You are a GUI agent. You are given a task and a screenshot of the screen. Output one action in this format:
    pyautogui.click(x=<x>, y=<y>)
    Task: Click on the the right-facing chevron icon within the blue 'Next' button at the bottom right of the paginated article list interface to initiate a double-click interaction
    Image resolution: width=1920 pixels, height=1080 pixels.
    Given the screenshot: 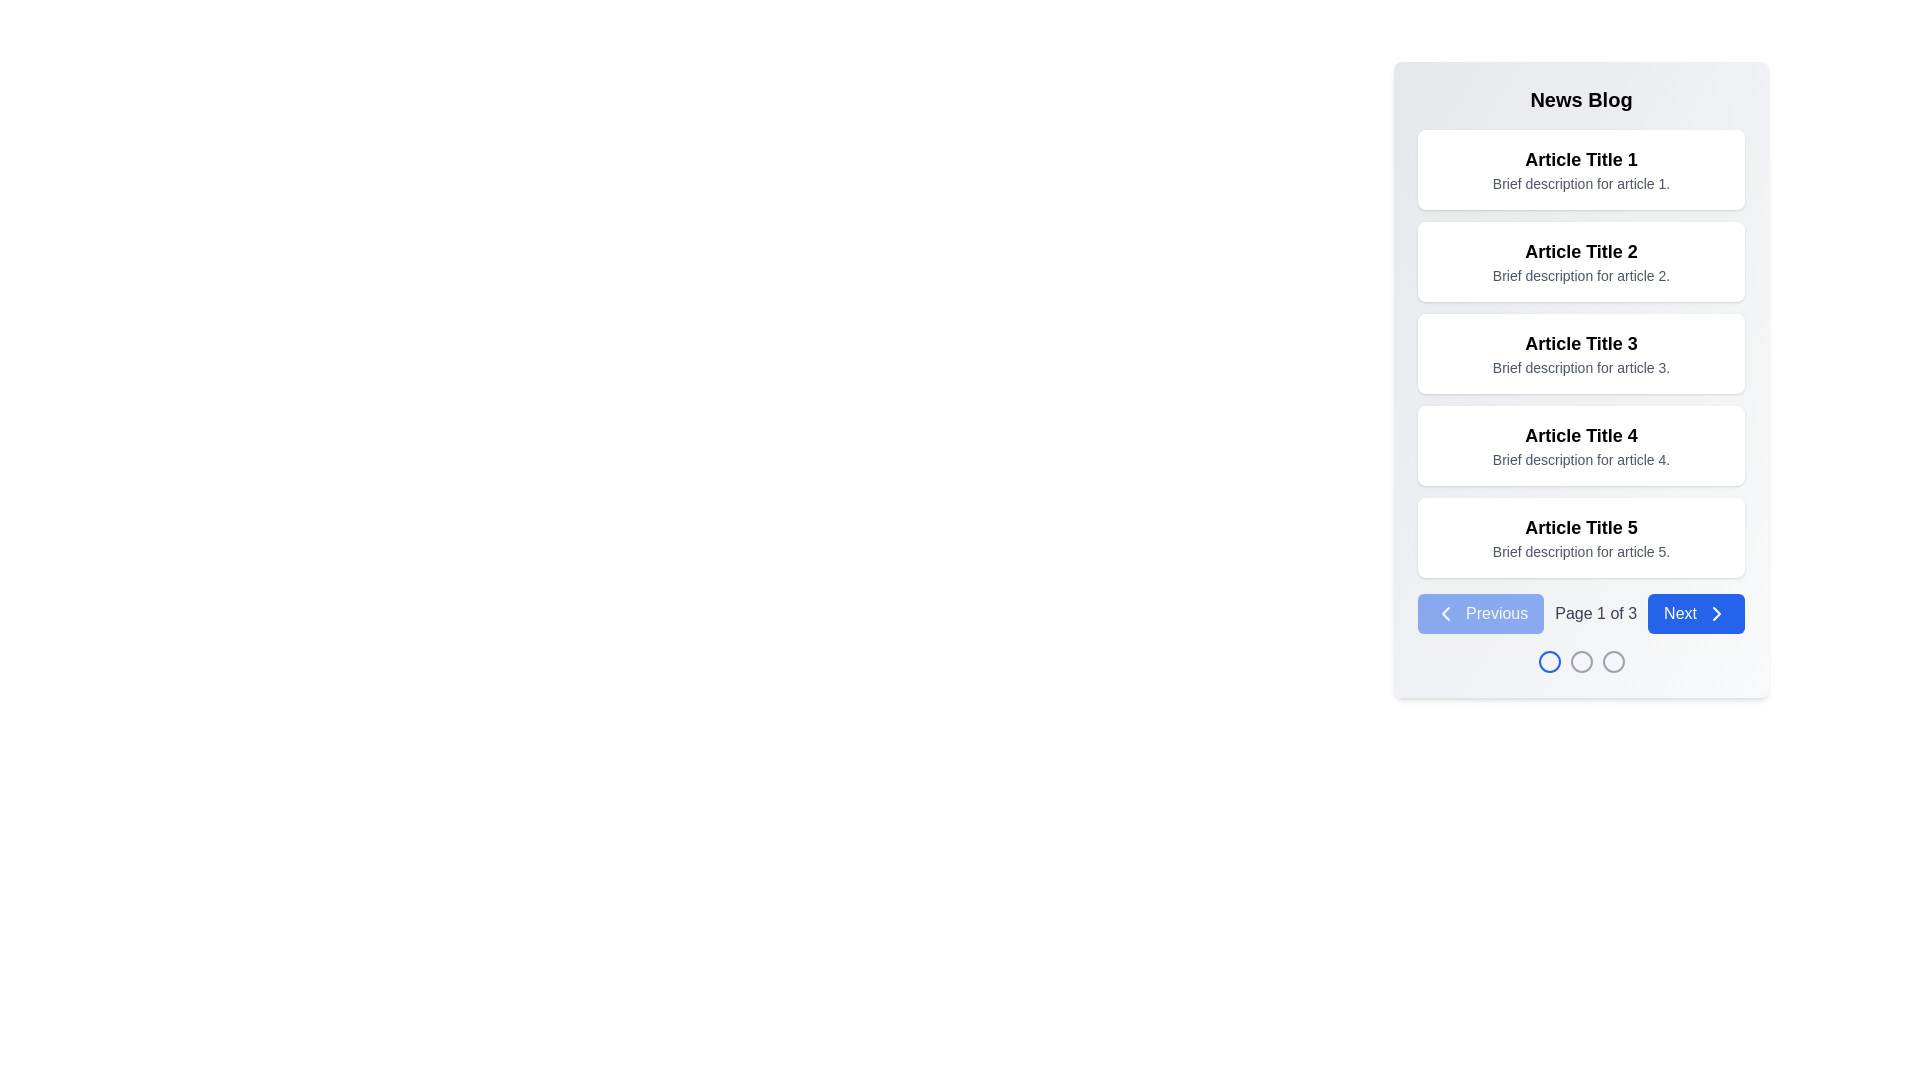 What is the action you would take?
    pyautogui.click(x=1716, y=612)
    